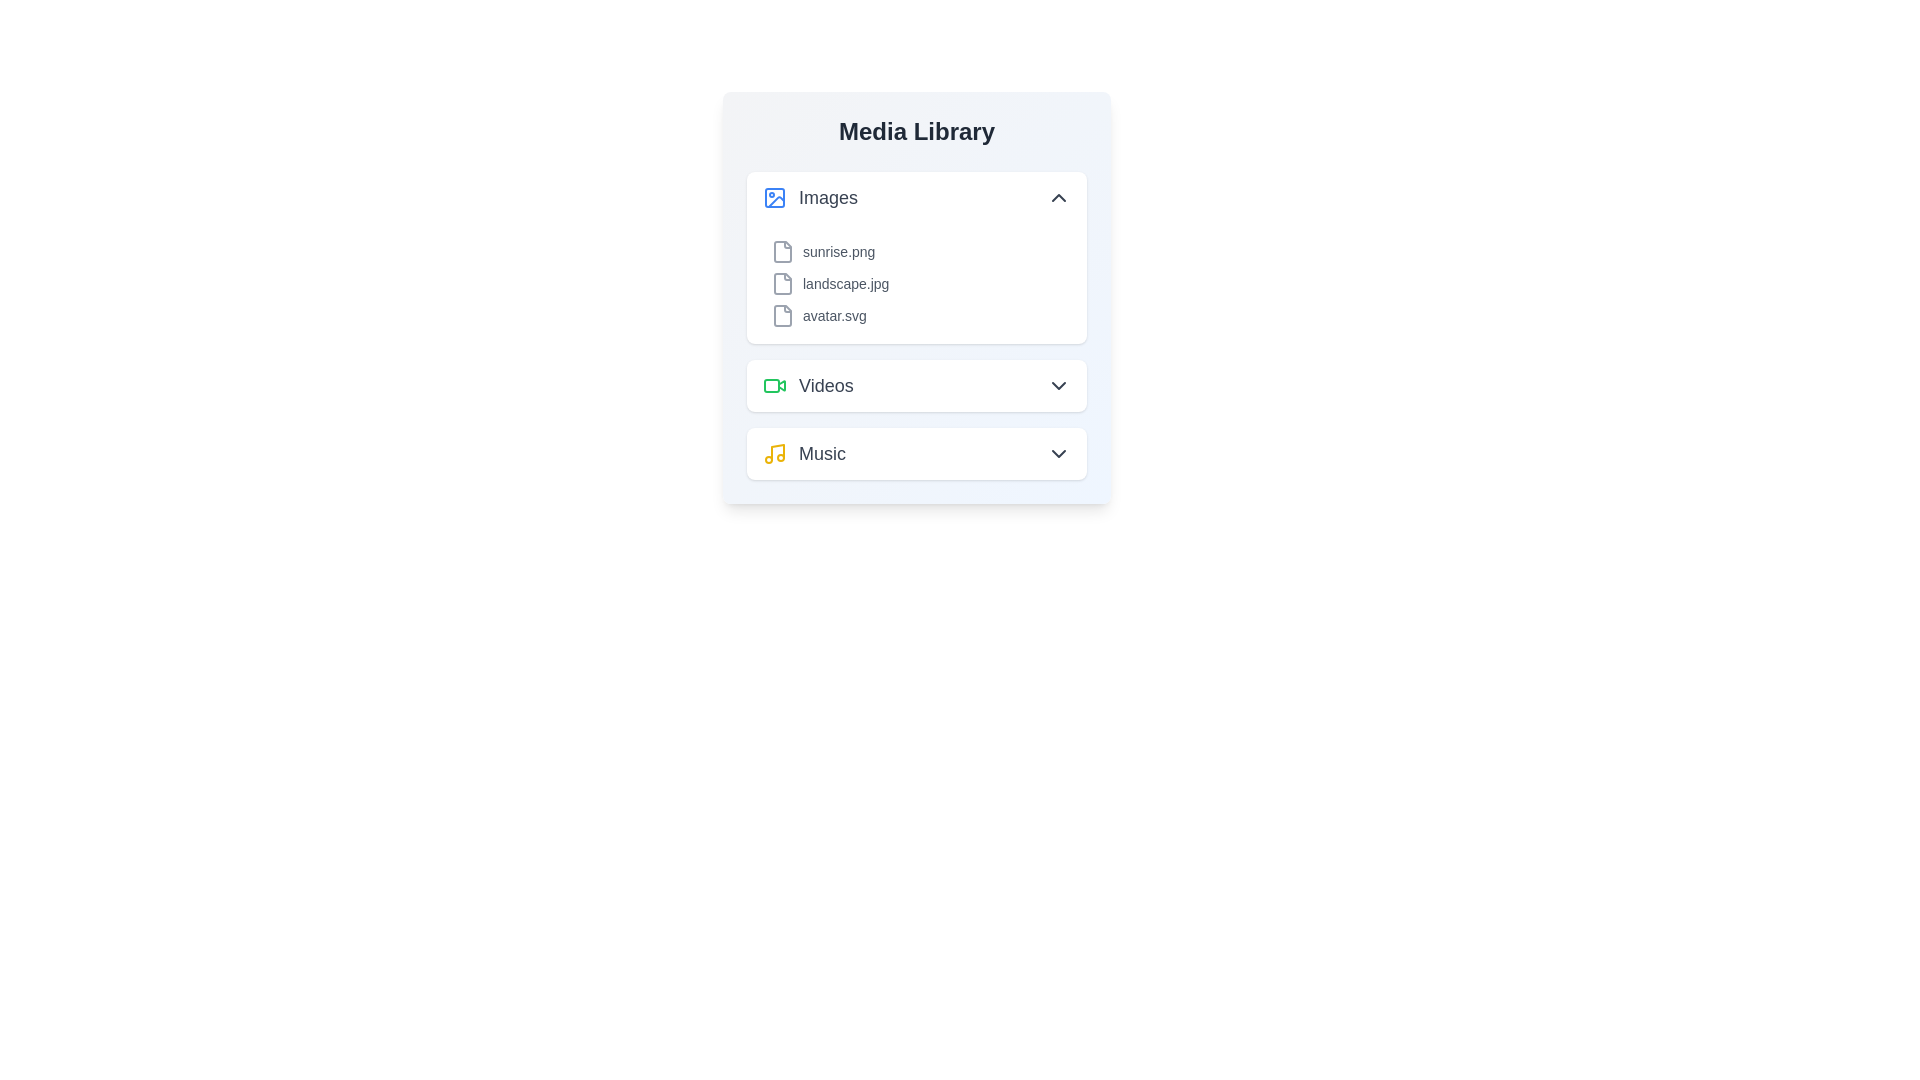  I want to click on the small blue icon resembling an image symbol, which is located to the left of the 'Images' label in the 'Media Library' section, so click(773, 197).